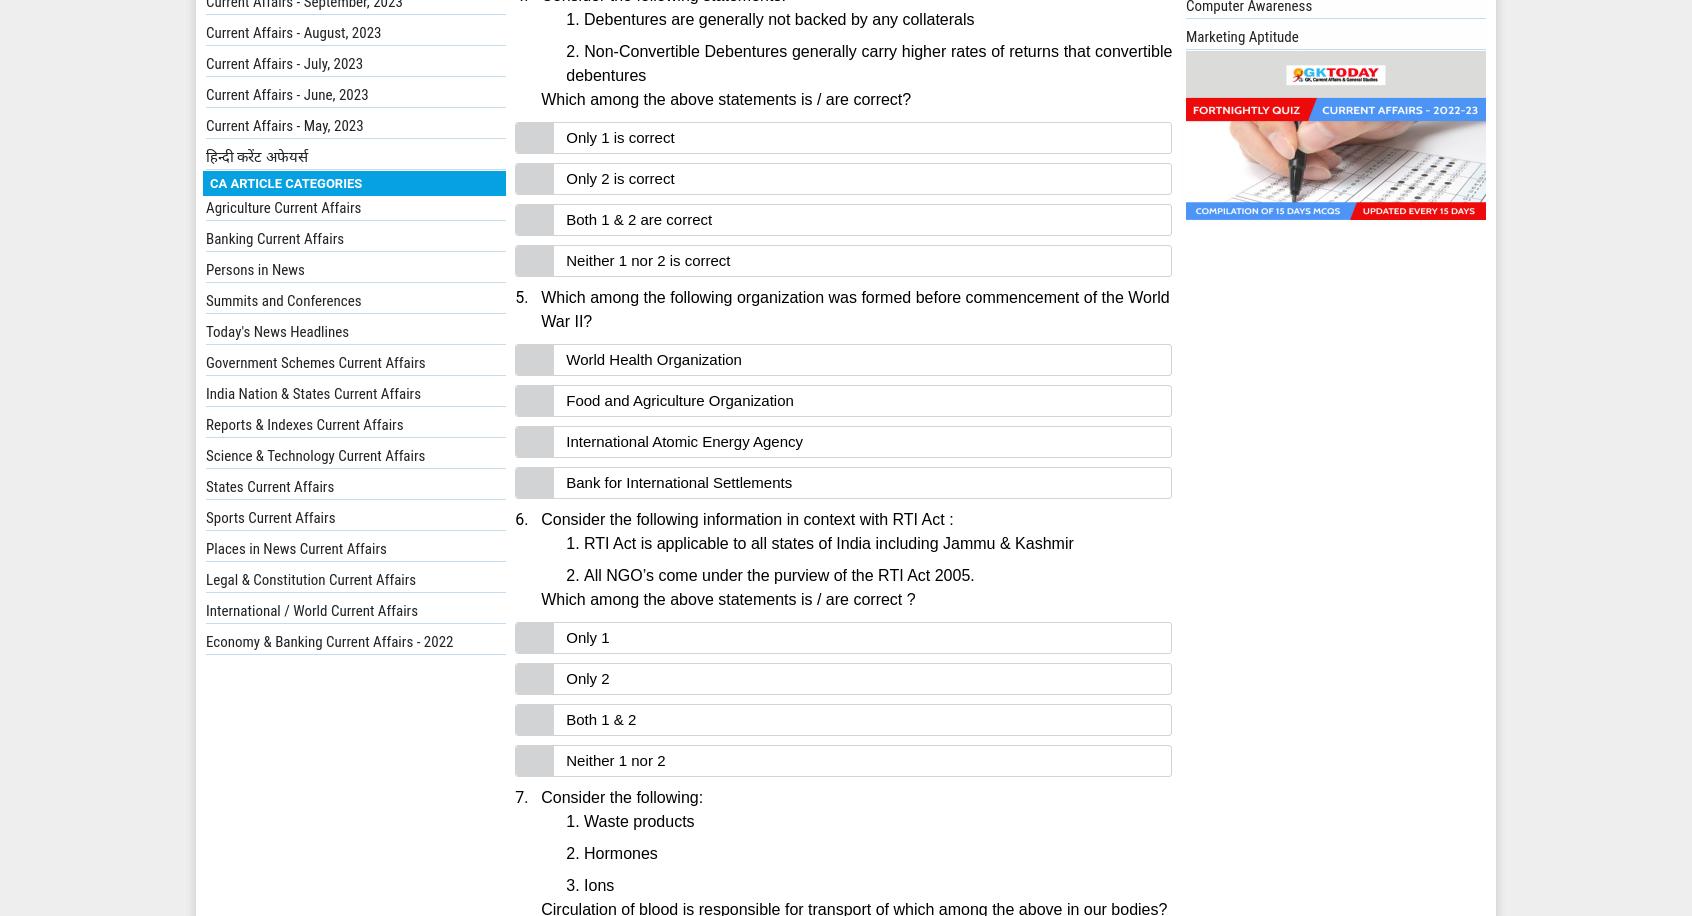 This screenshot has height=916, width=1692. Describe the element at coordinates (284, 181) in the screenshot. I see `'CA Article Categories'` at that location.